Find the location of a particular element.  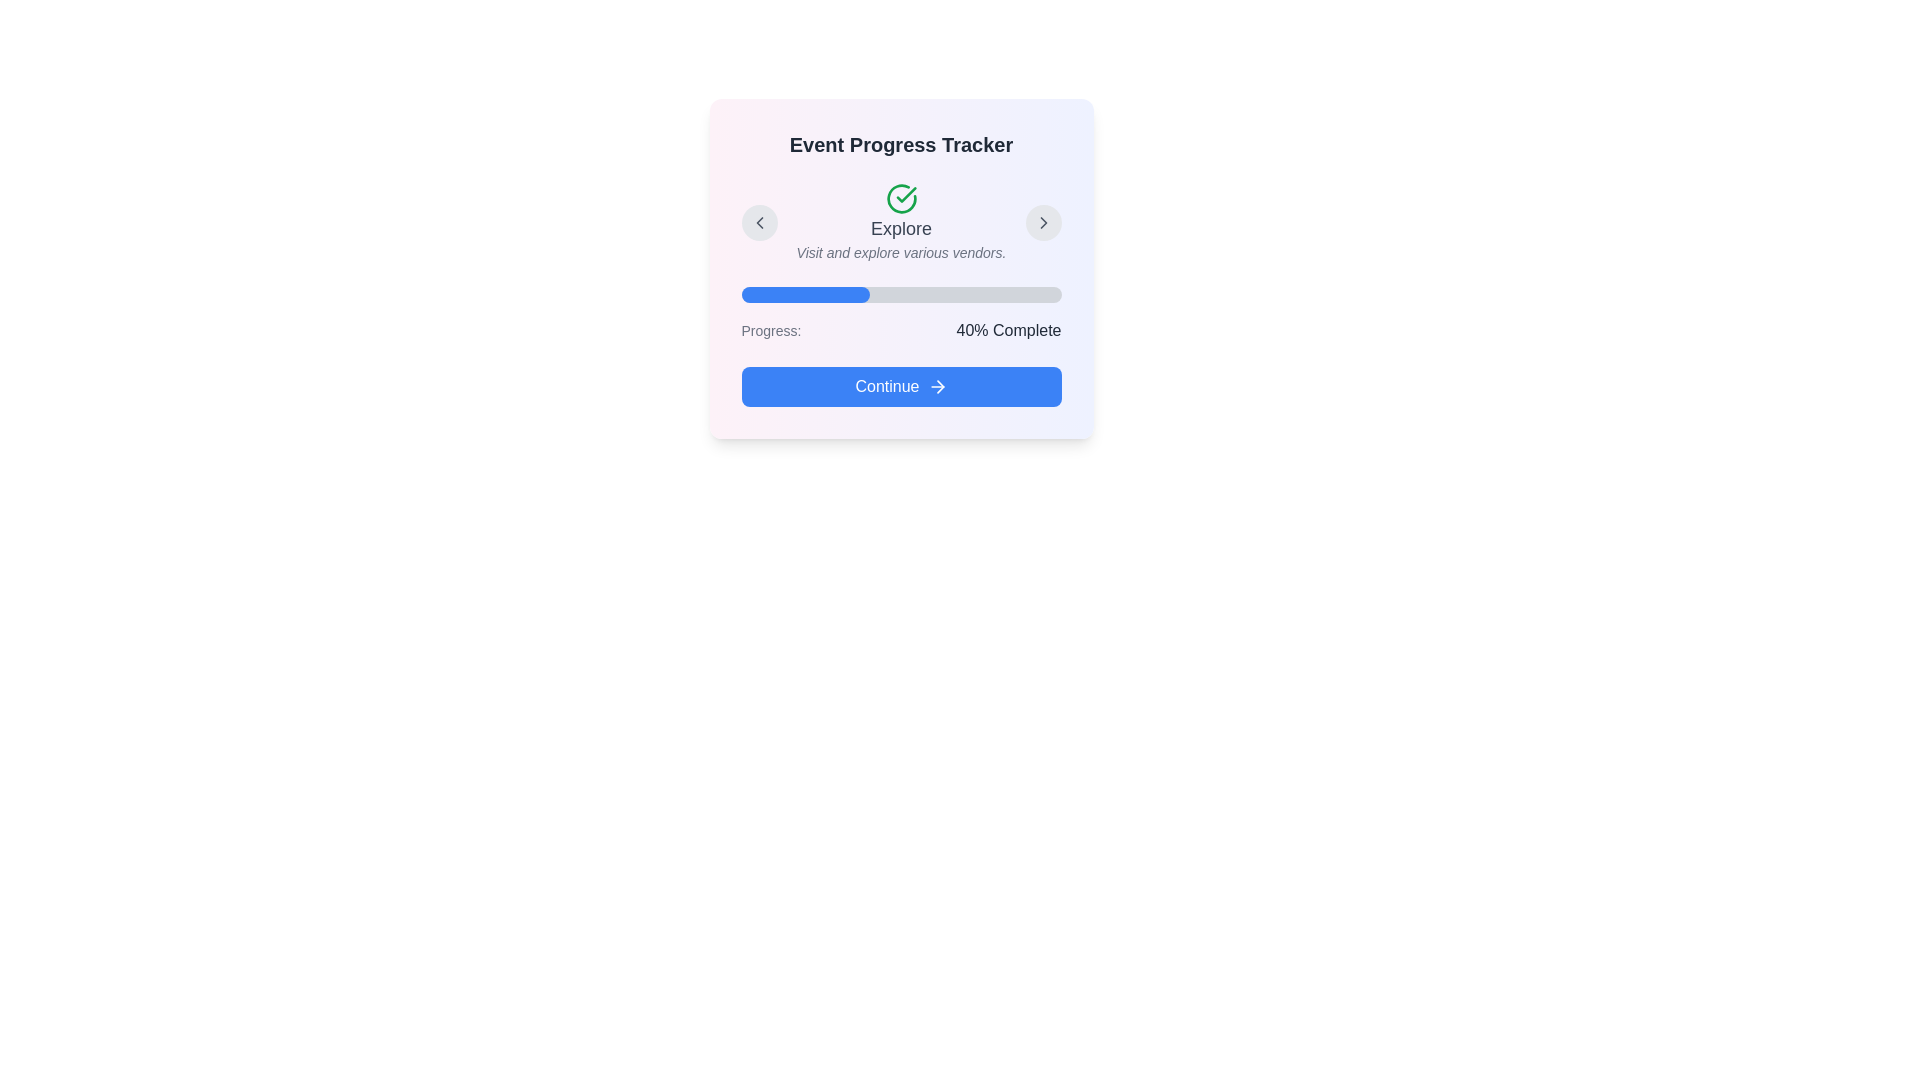

the progress bar located centrally within the card layout, positioned below the 'Explore' heading and above the 'Progress' label is located at coordinates (900, 294).